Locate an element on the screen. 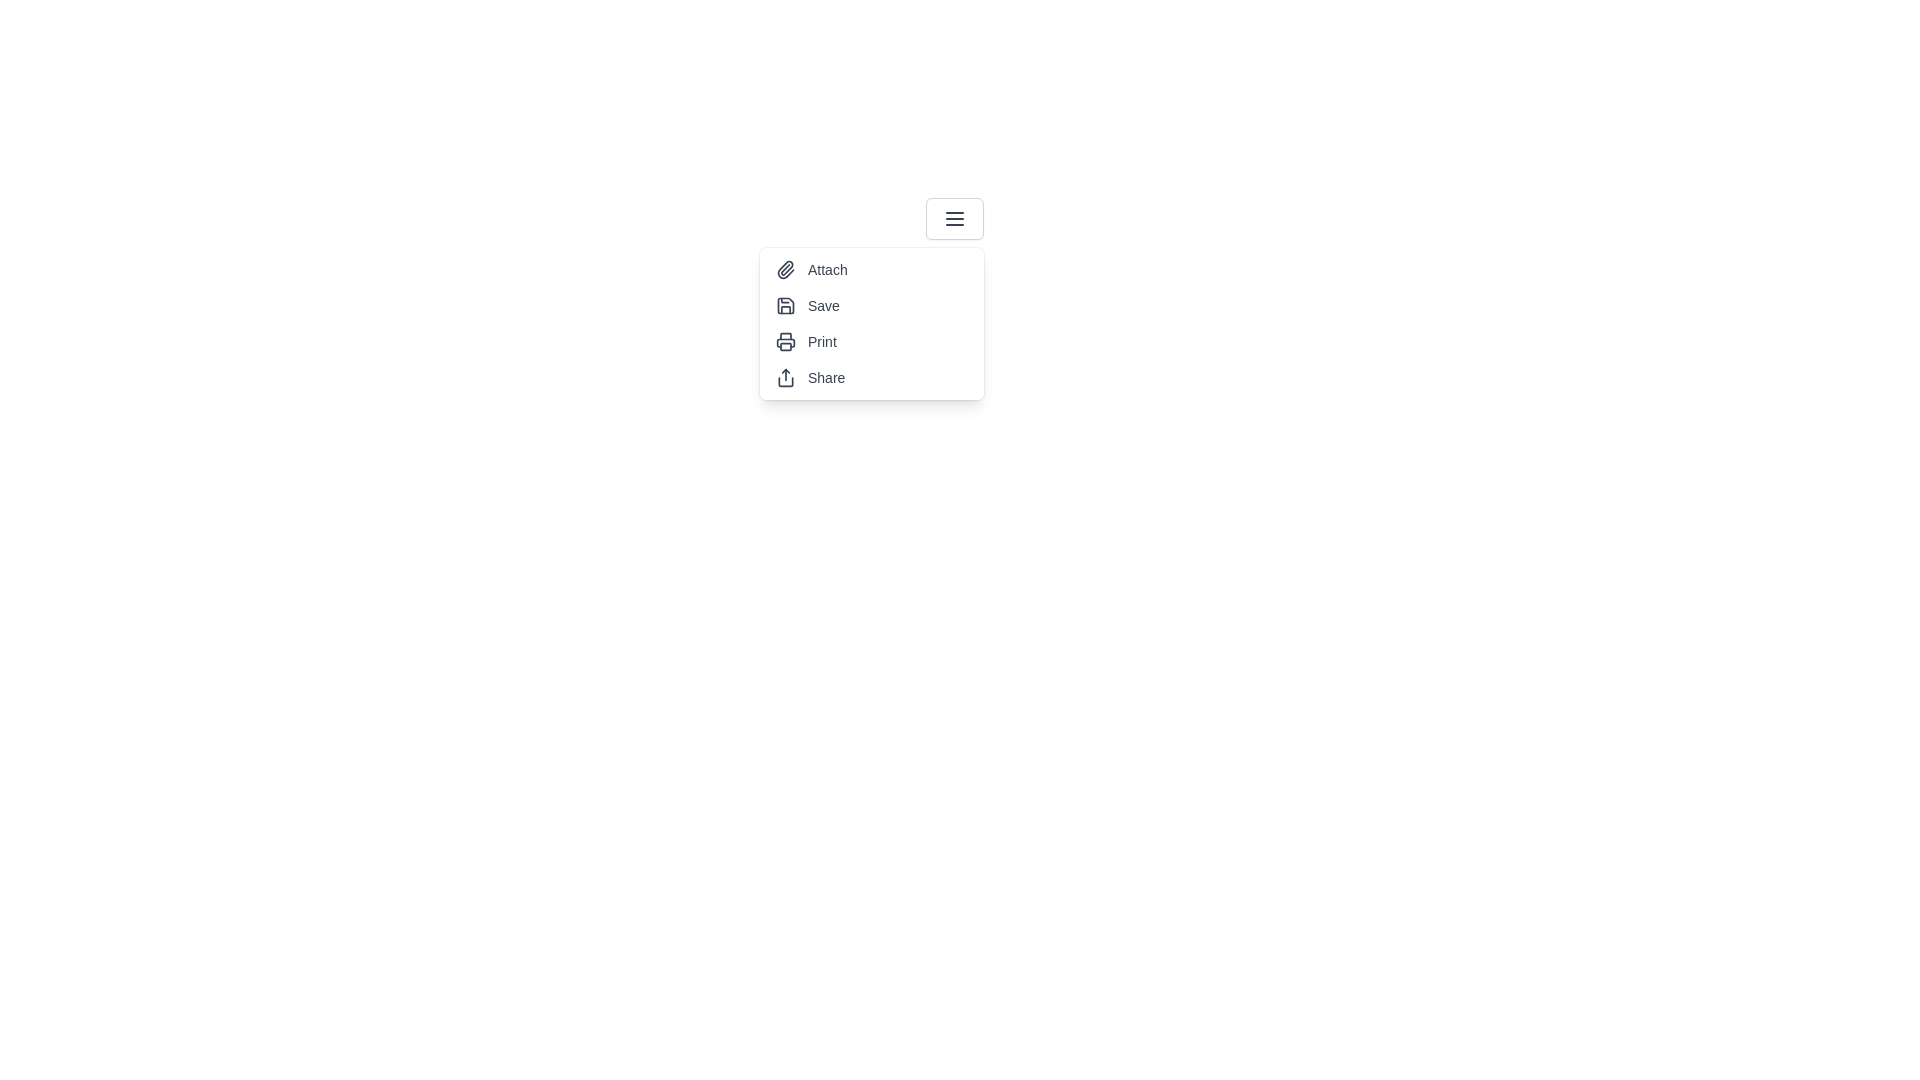 The image size is (1920, 1080). the Menu / Hamburger icon located at the top-right corner is located at coordinates (954, 219).